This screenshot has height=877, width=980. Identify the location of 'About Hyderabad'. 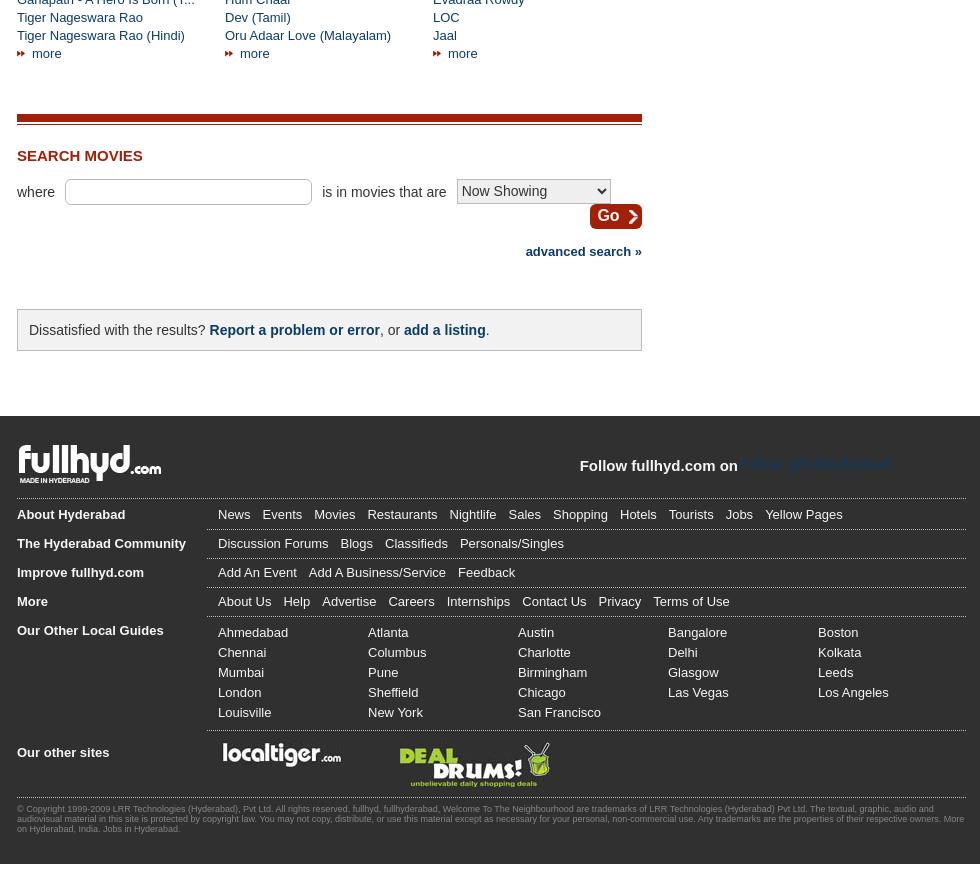
(16, 512).